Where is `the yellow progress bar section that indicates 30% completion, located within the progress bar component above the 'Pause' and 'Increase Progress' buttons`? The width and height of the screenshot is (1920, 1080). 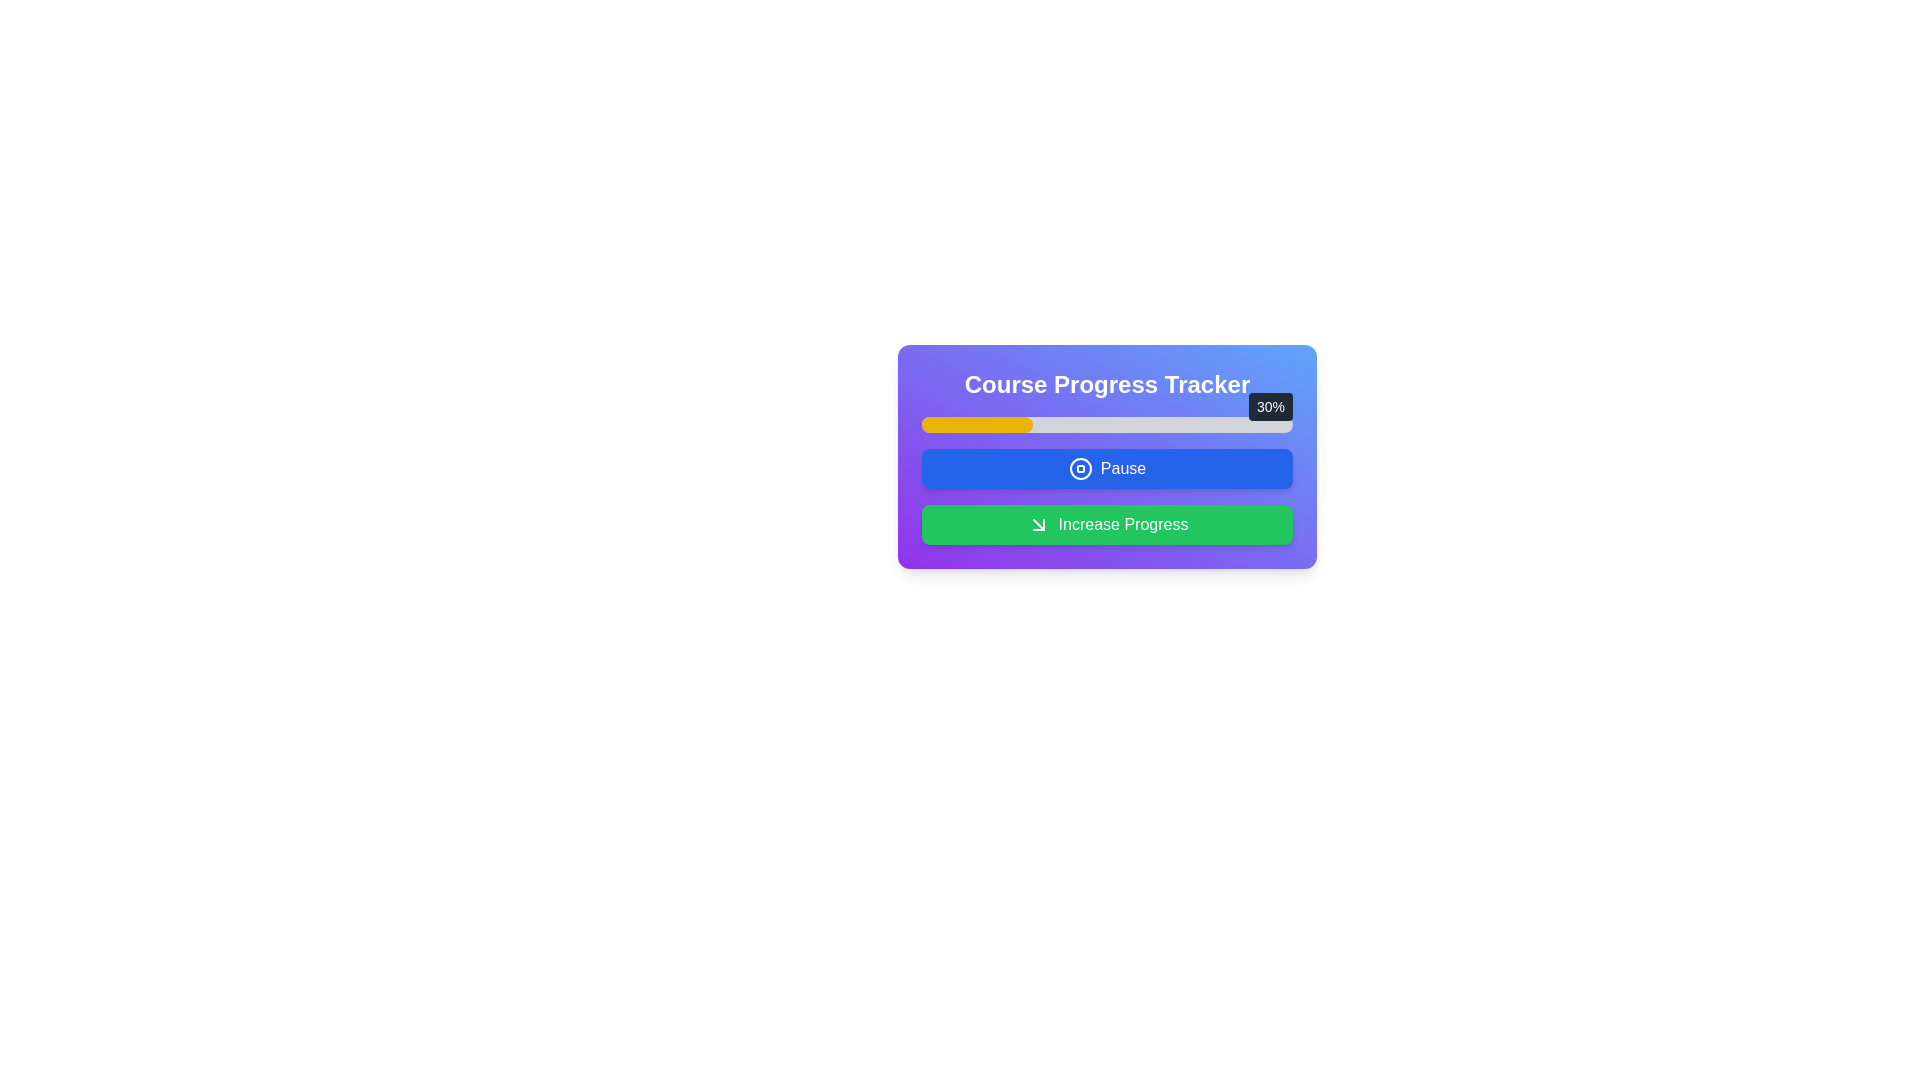 the yellow progress bar section that indicates 30% completion, located within the progress bar component above the 'Pause' and 'Increase Progress' buttons is located at coordinates (977, 423).